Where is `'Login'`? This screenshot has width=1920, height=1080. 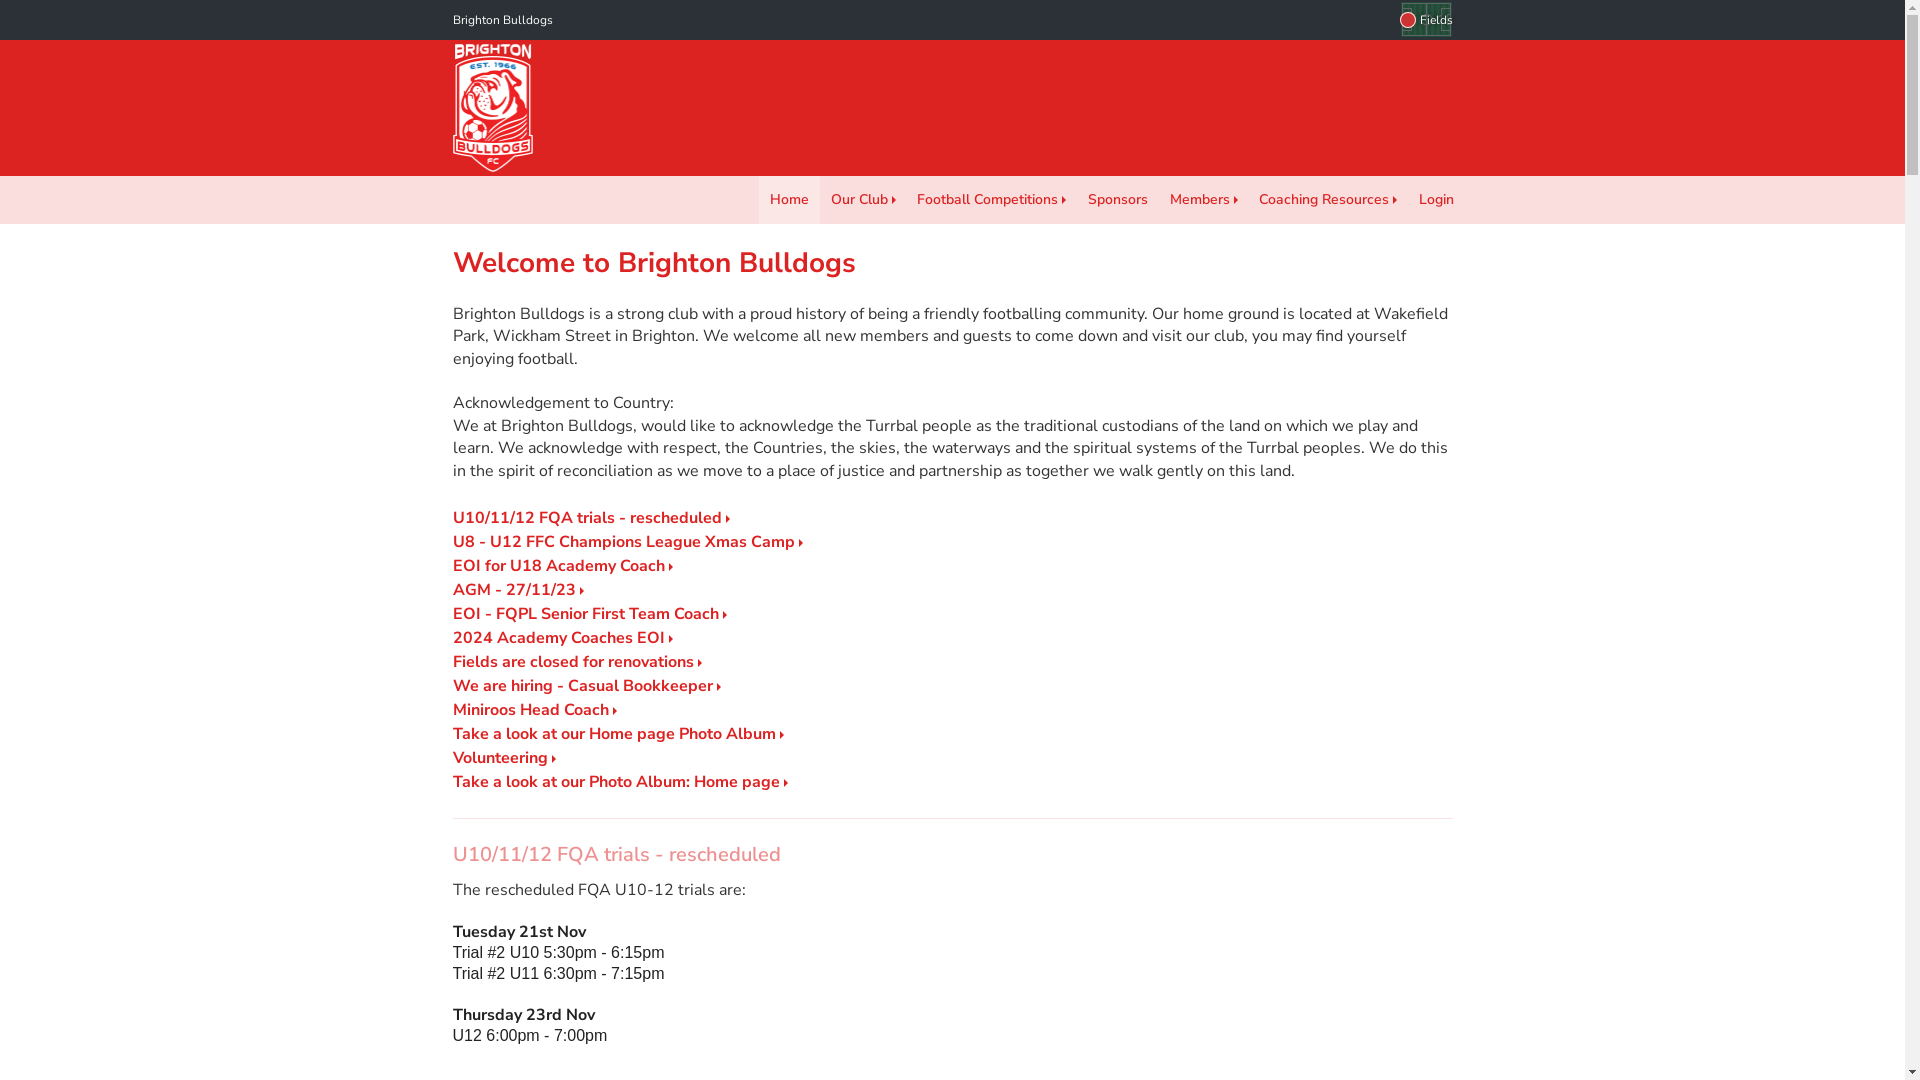 'Login' is located at coordinates (1435, 200).